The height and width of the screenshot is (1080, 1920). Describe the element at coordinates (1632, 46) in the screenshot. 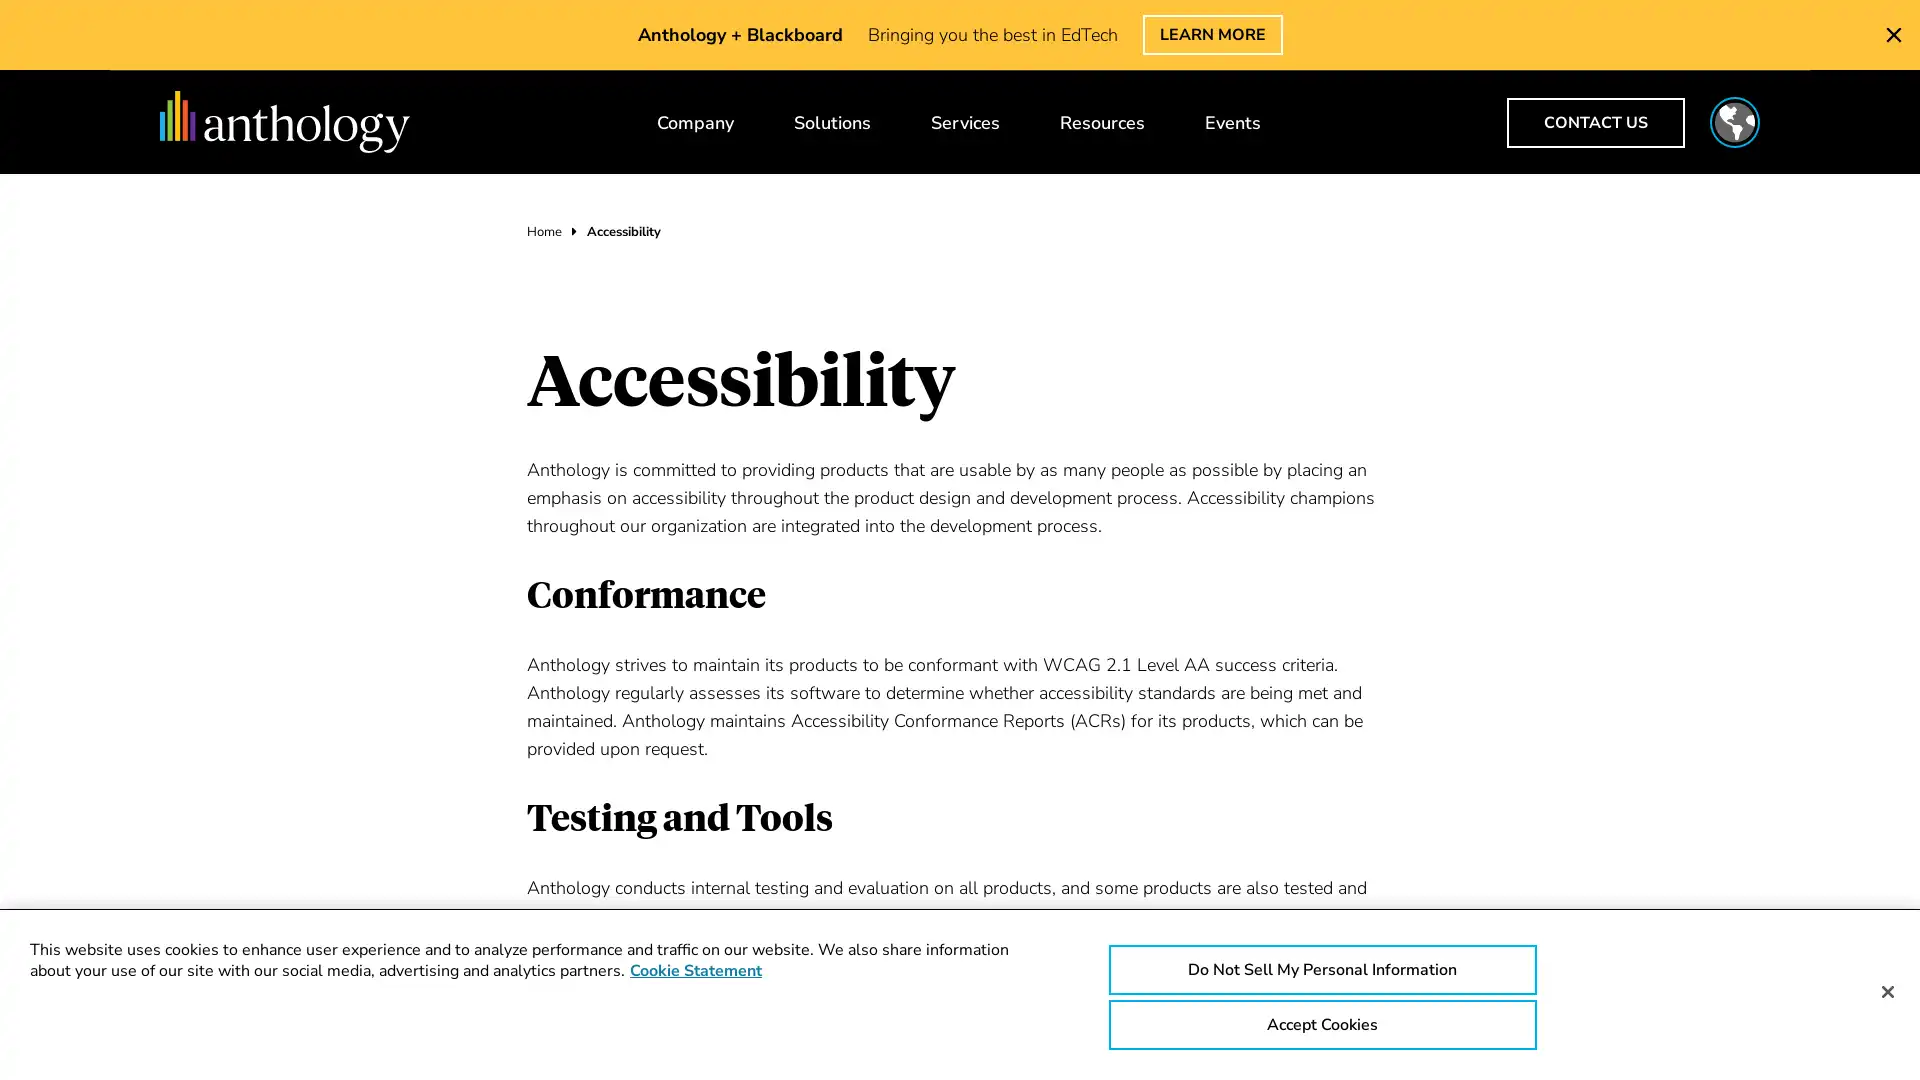

I see `CLOSE` at that location.